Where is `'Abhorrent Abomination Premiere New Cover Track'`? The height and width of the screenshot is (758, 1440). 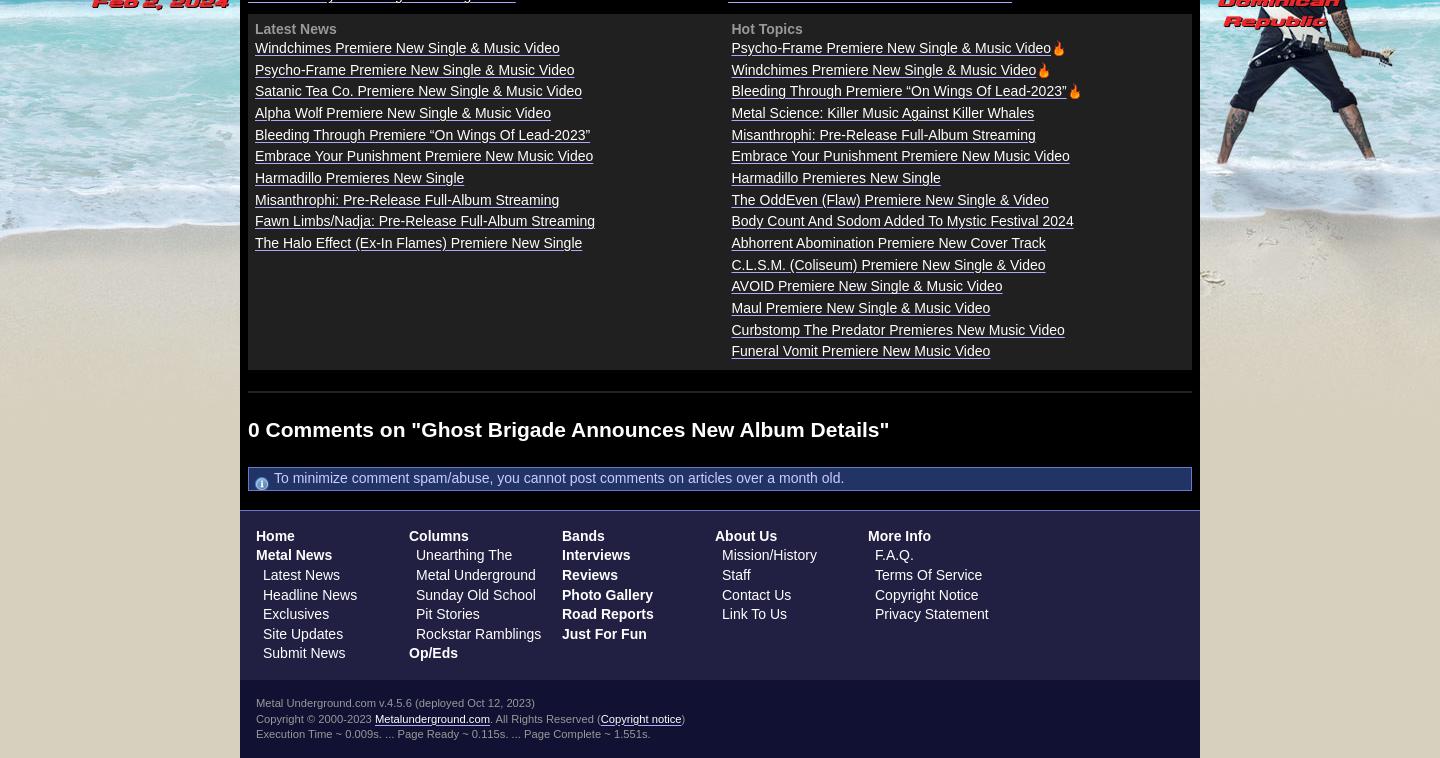 'Abhorrent Abomination Premiere New Cover Track' is located at coordinates (887, 243).